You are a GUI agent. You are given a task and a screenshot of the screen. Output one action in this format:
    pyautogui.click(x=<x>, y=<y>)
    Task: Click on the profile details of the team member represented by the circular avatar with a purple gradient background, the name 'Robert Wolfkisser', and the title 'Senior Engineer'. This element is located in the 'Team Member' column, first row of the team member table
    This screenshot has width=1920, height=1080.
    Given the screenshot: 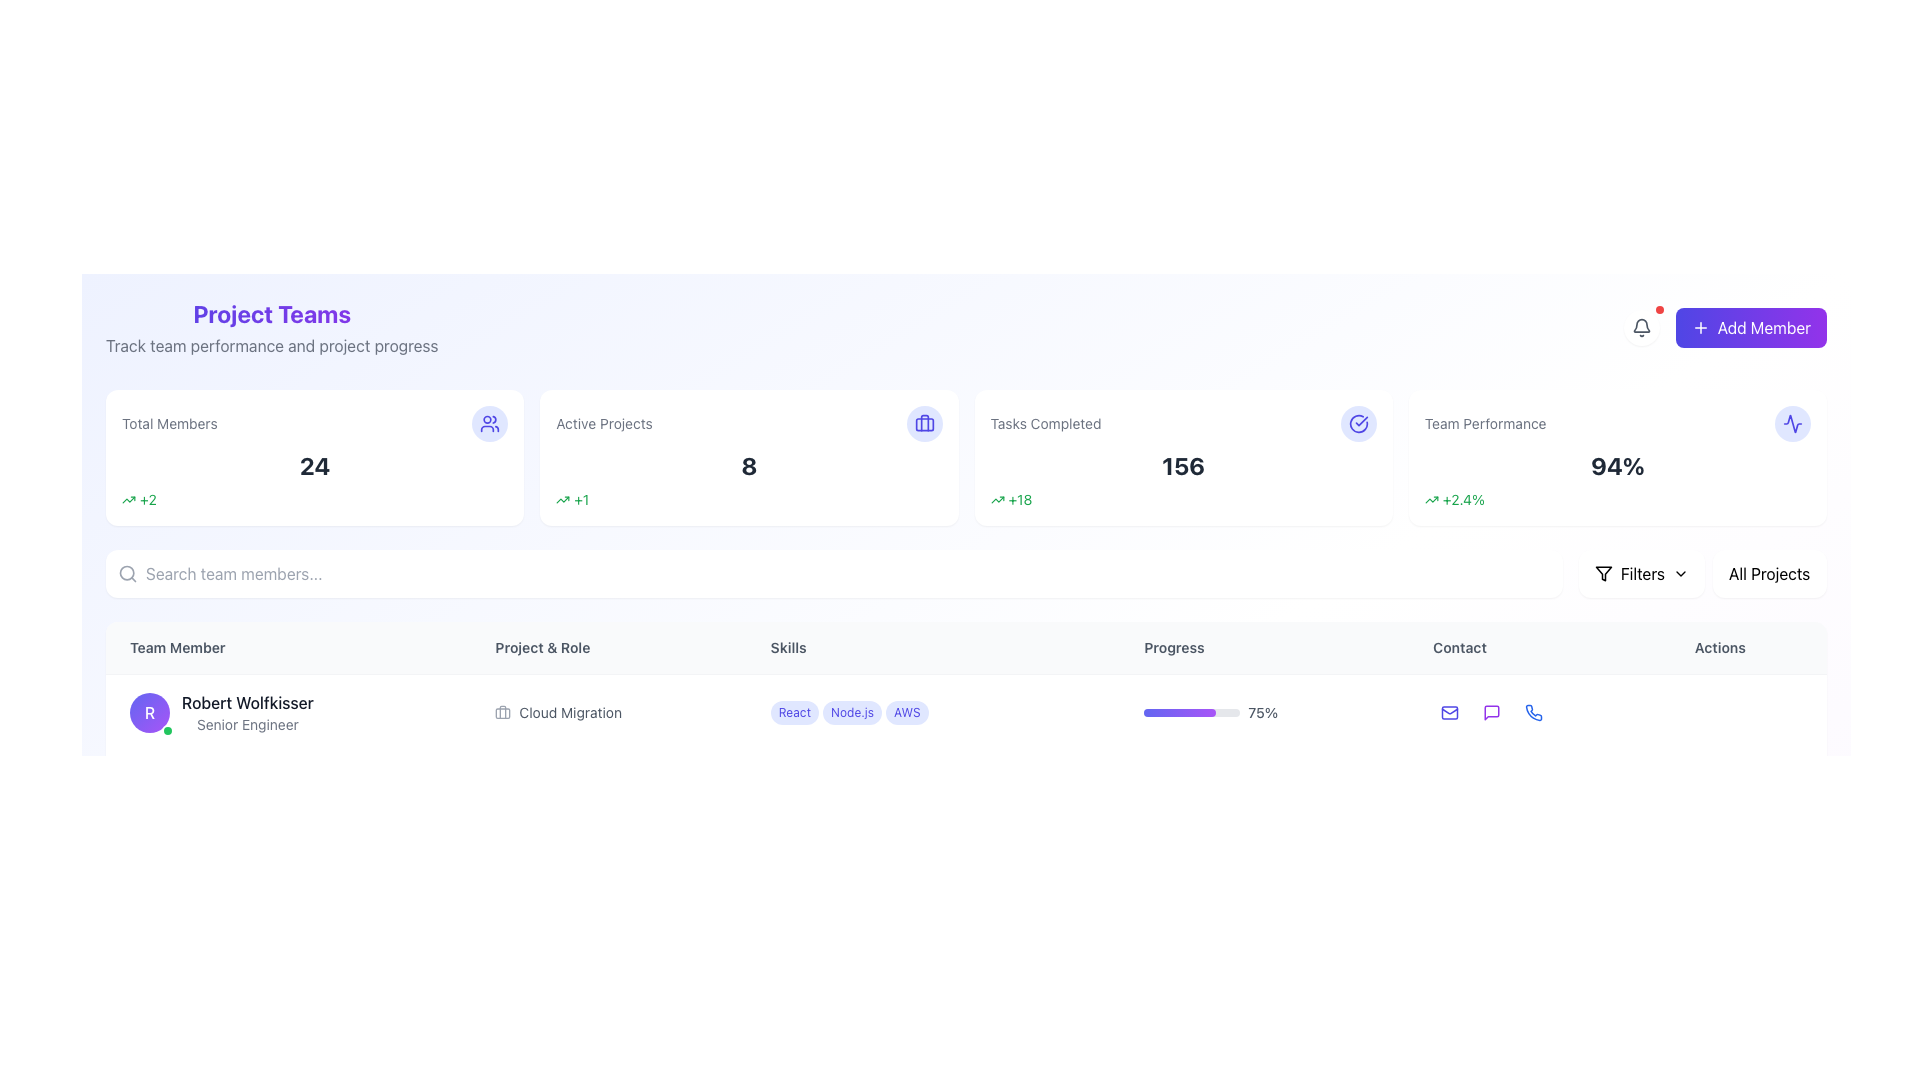 What is the action you would take?
    pyautogui.click(x=287, y=711)
    